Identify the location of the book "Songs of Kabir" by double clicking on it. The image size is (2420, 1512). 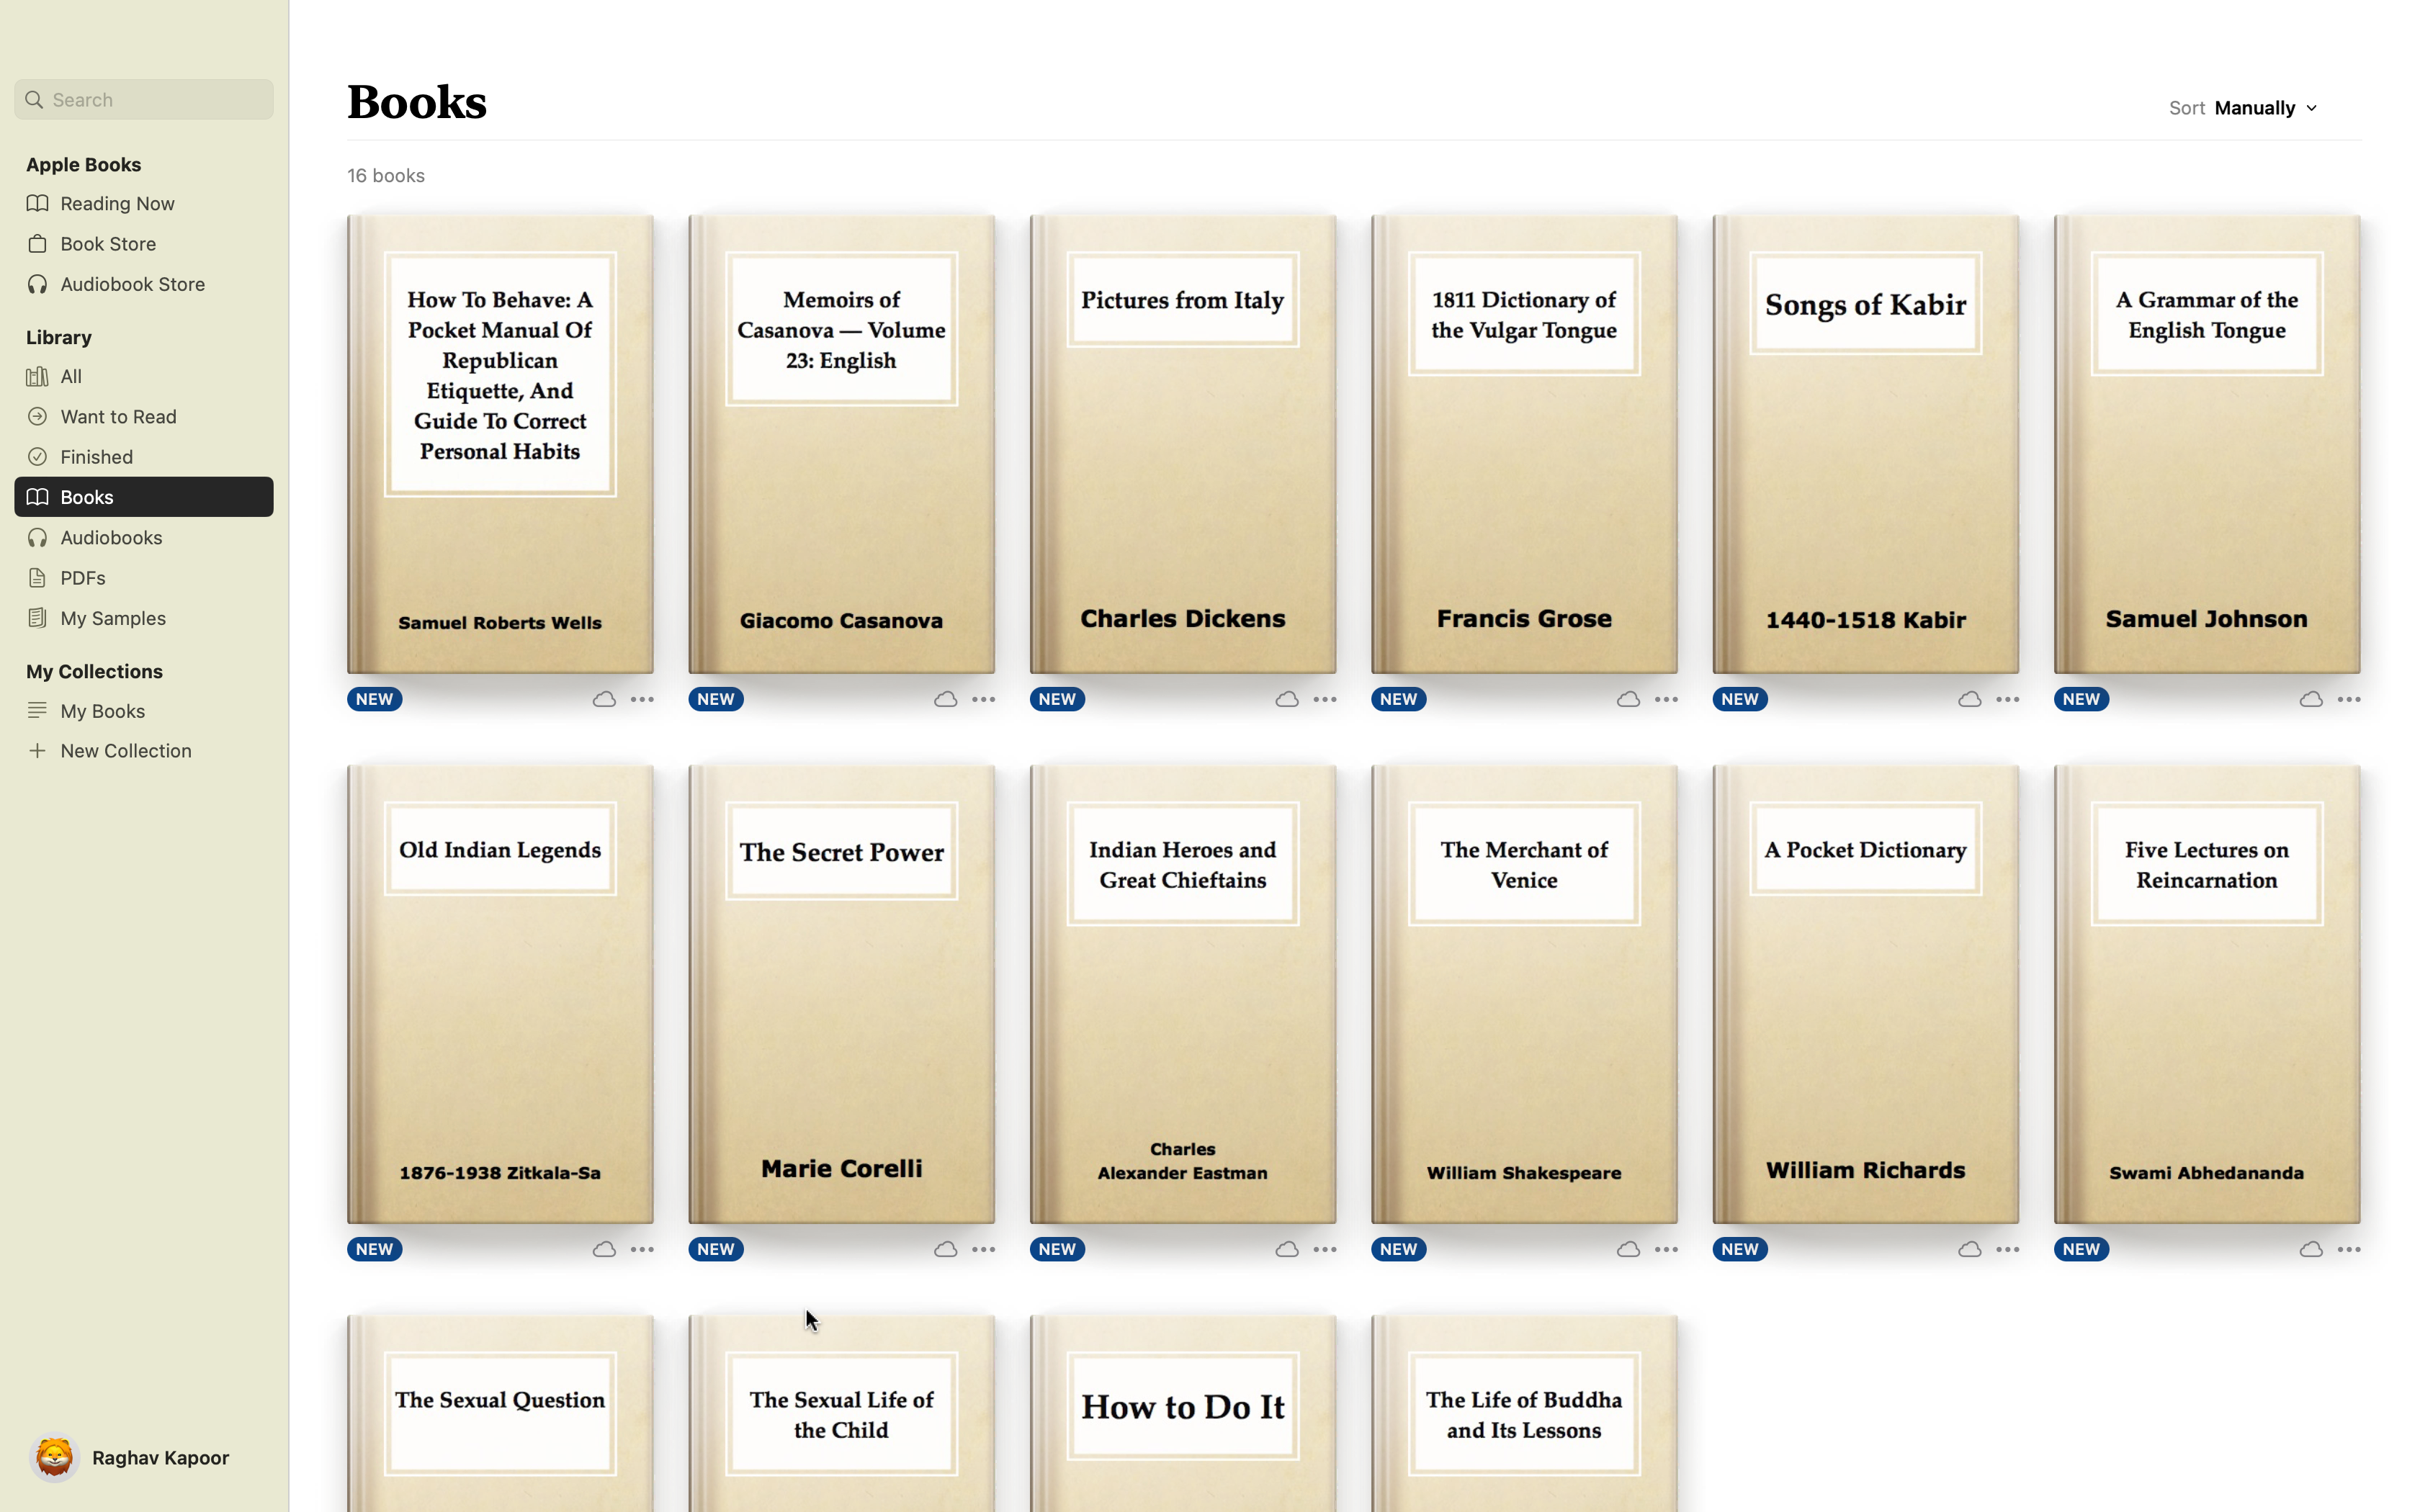
(1865, 444).